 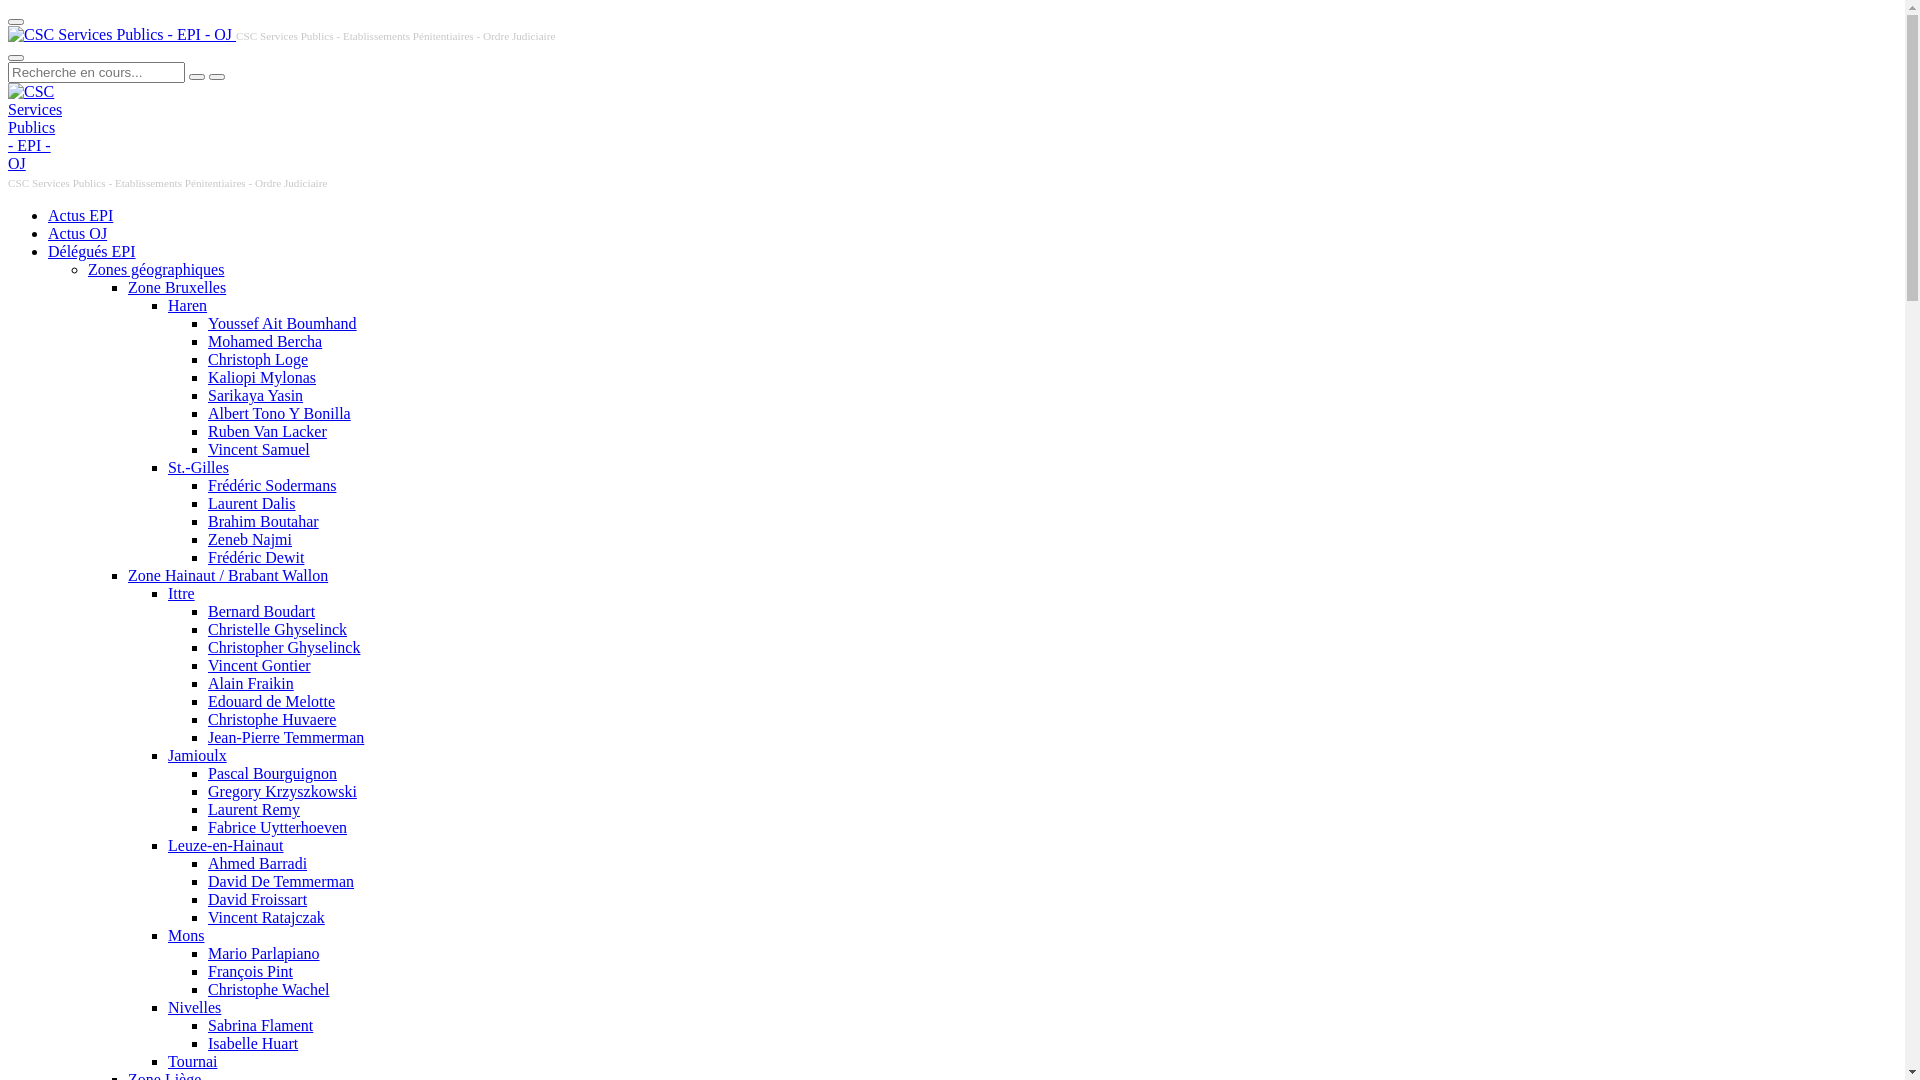 I want to click on 'Mario Parlapiano', so click(x=263, y=952).